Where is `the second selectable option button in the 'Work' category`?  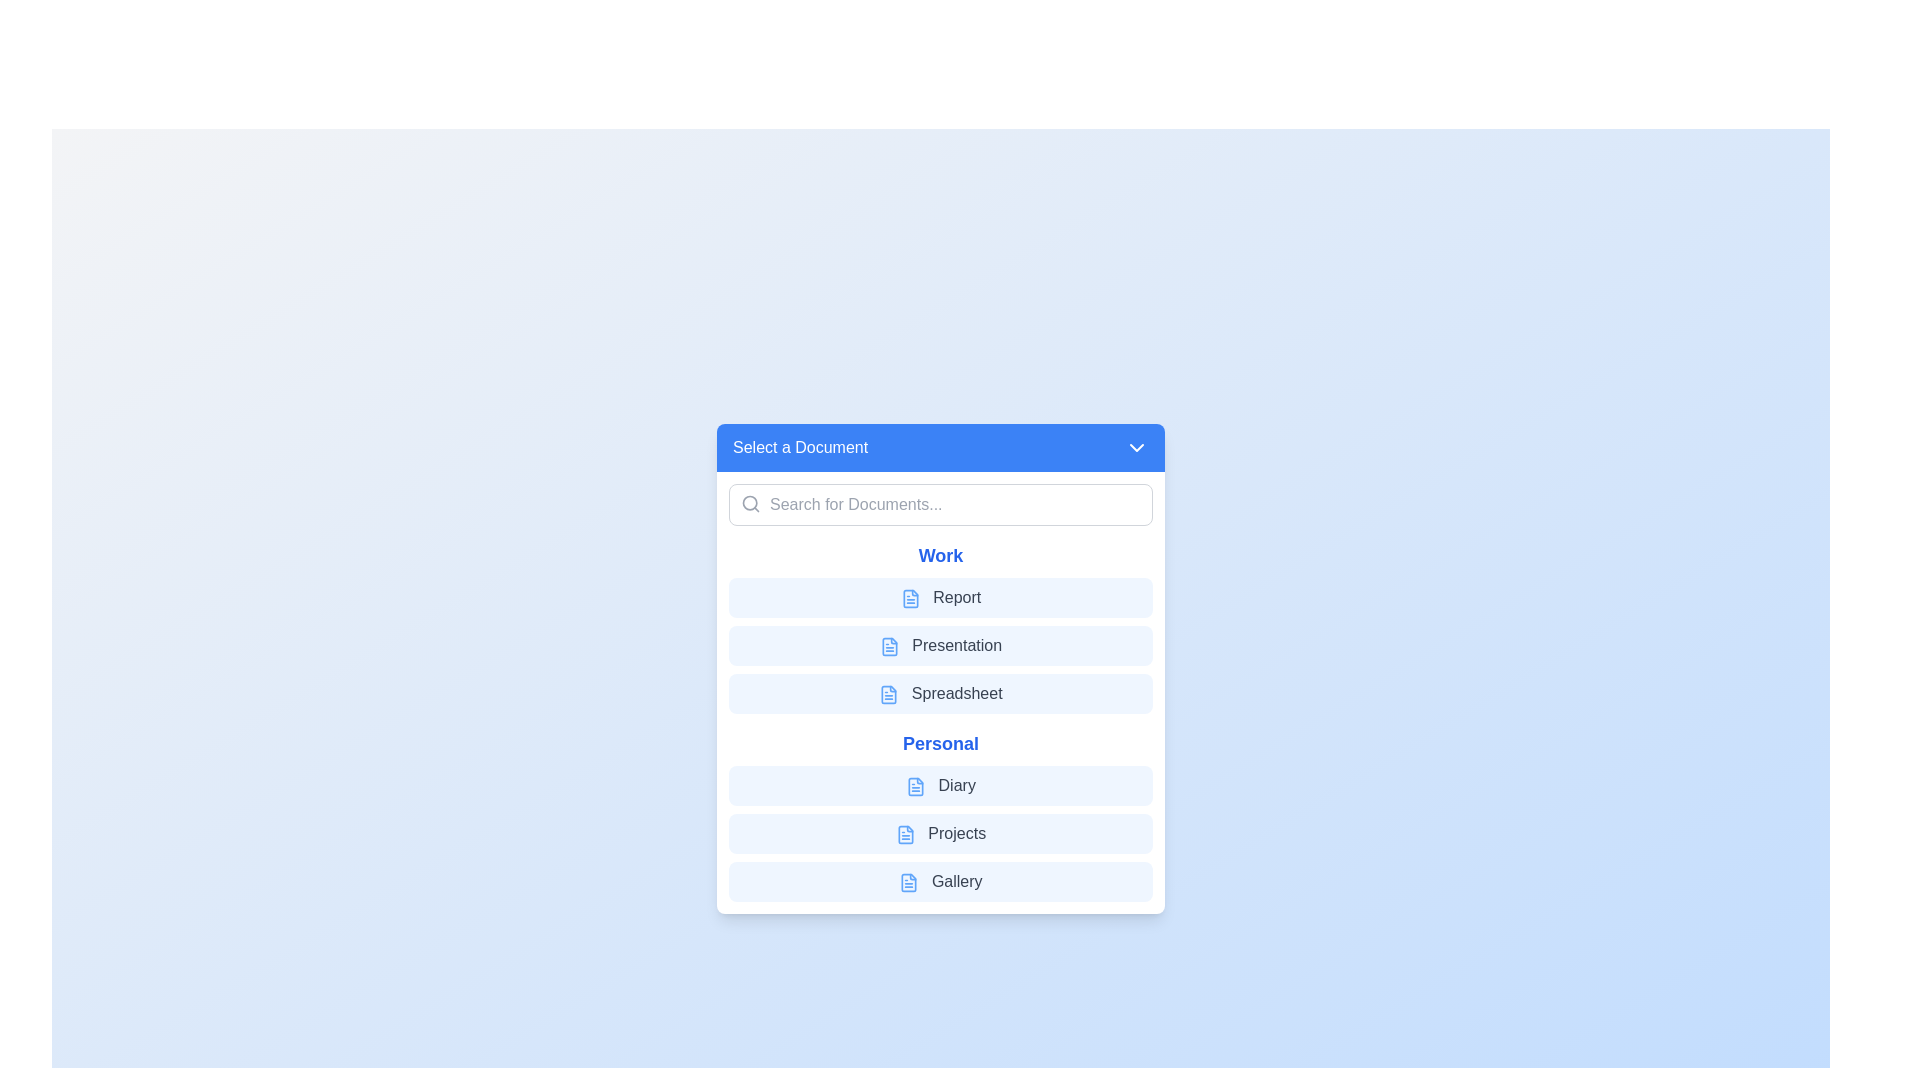 the second selectable option button in the 'Work' category is located at coordinates (939, 645).